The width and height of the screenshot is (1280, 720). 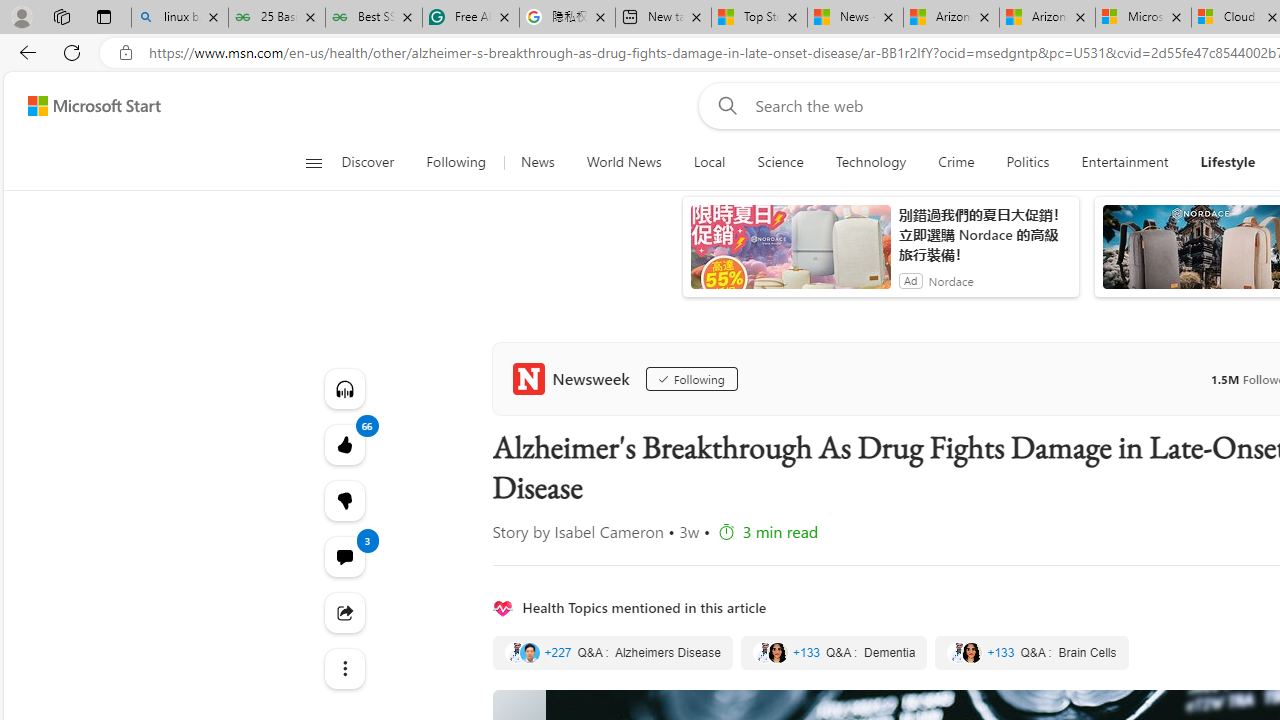 What do you see at coordinates (344, 556) in the screenshot?
I see `'View comments 3 Comment'` at bounding box center [344, 556].